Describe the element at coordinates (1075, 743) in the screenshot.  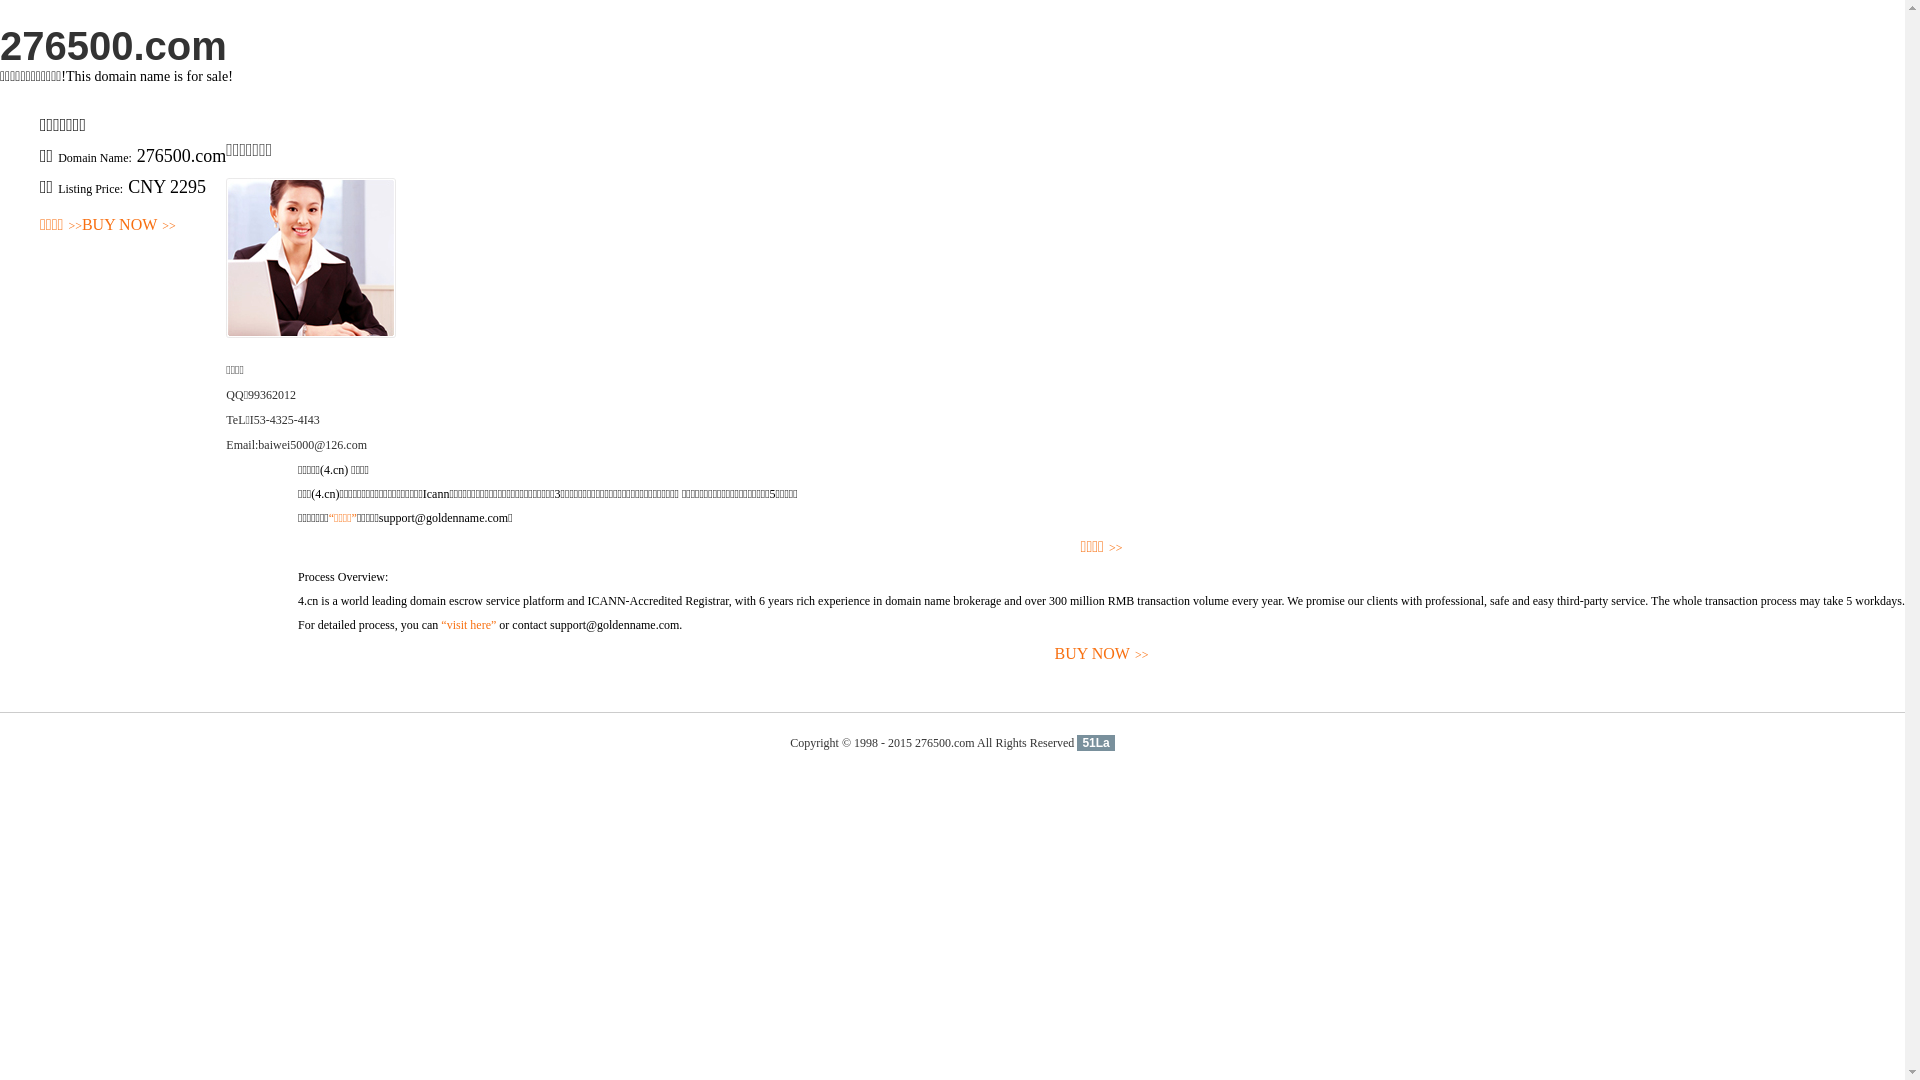
I see `'51La'` at that location.